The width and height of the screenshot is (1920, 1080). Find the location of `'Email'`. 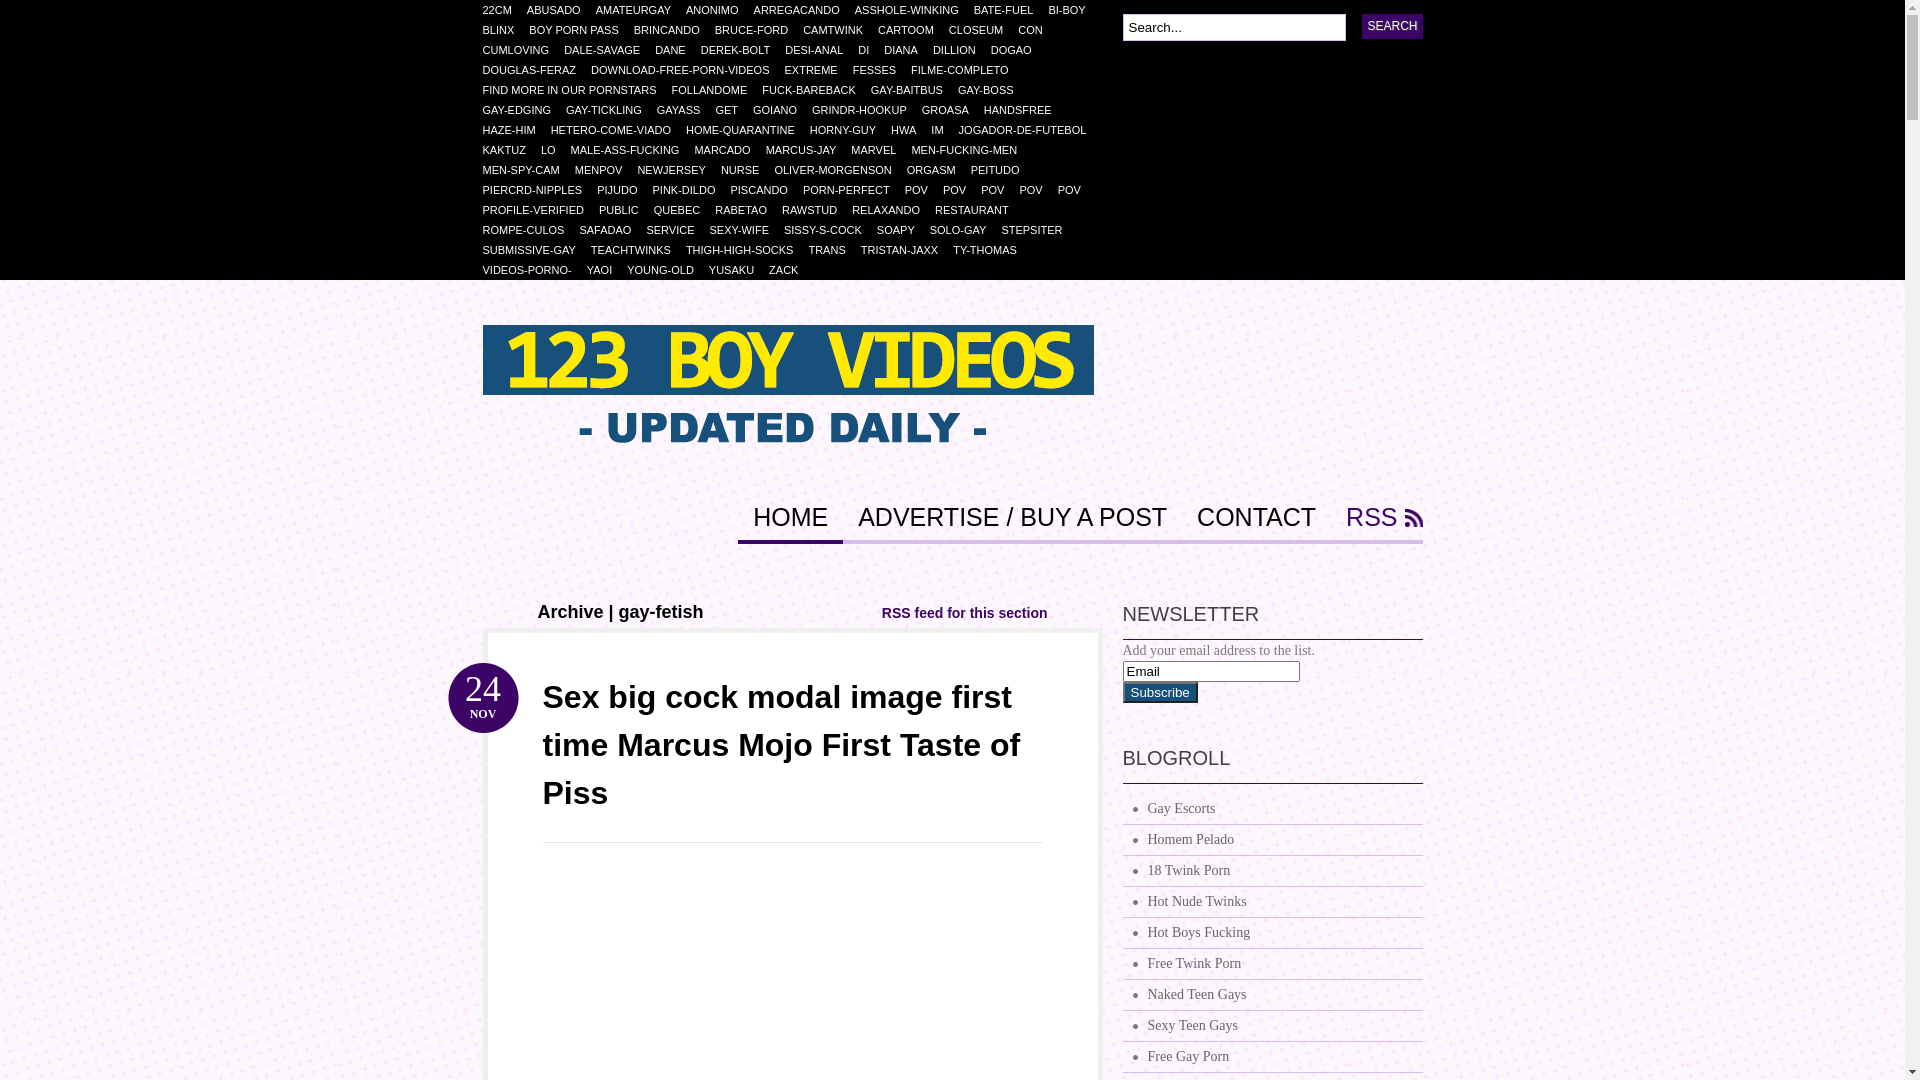

'Email' is located at coordinates (1209, 671).